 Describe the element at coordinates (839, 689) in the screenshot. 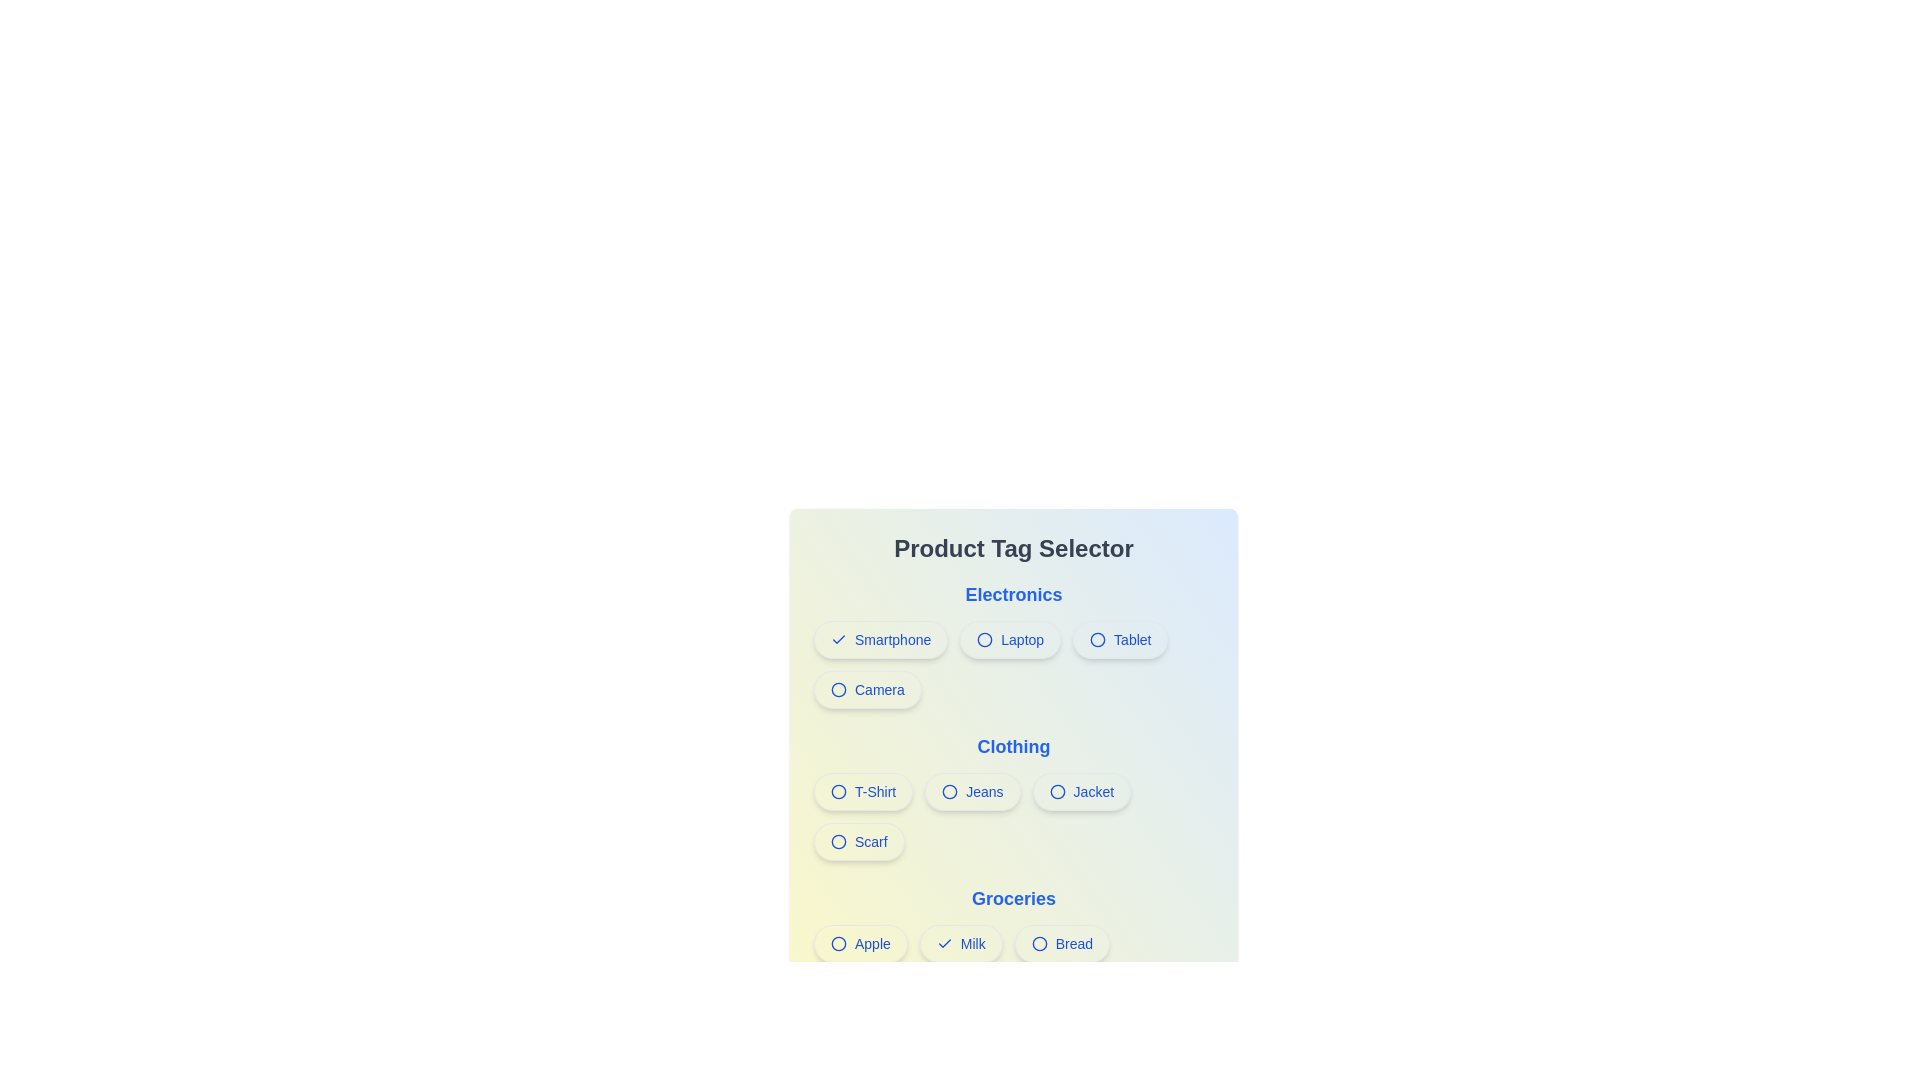

I see `the circular outline element representing the 'Camera' option in the 'Electronics' section of the 'Product Tag Selector'` at that location.